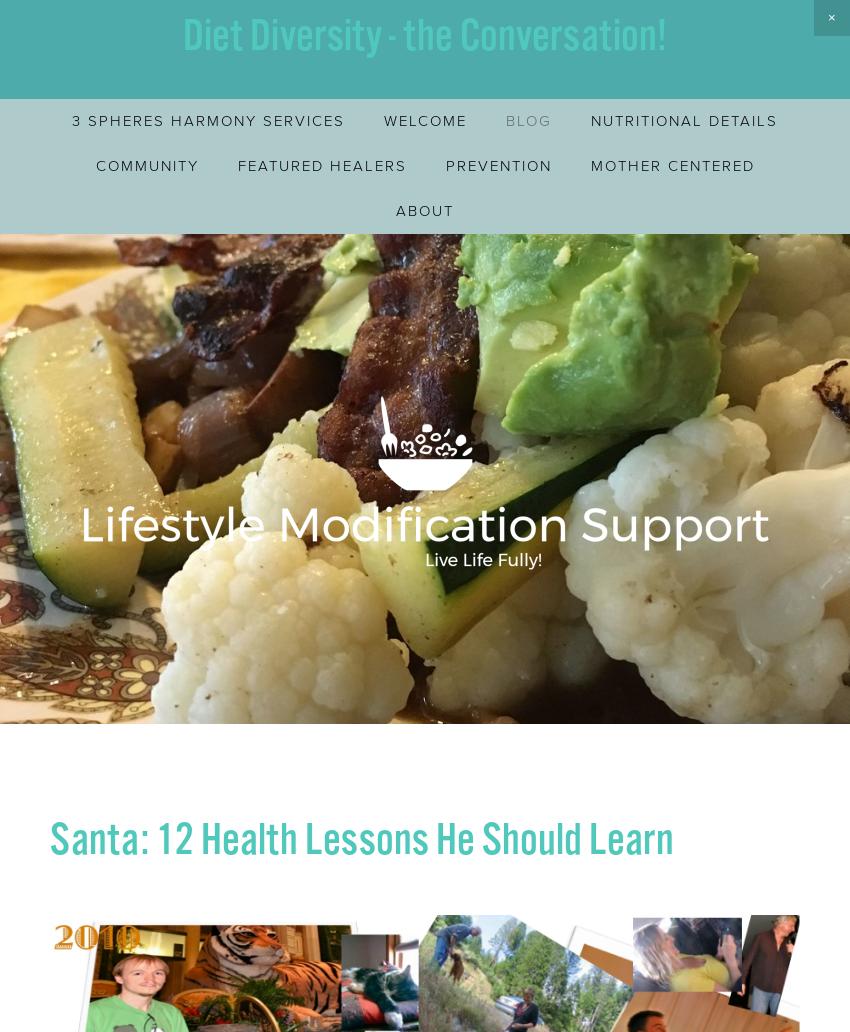 This screenshot has width=850, height=1032. What do you see at coordinates (425, 37) in the screenshot?
I see `'Diet Diversity - the Conversation!'` at bounding box center [425, 37].